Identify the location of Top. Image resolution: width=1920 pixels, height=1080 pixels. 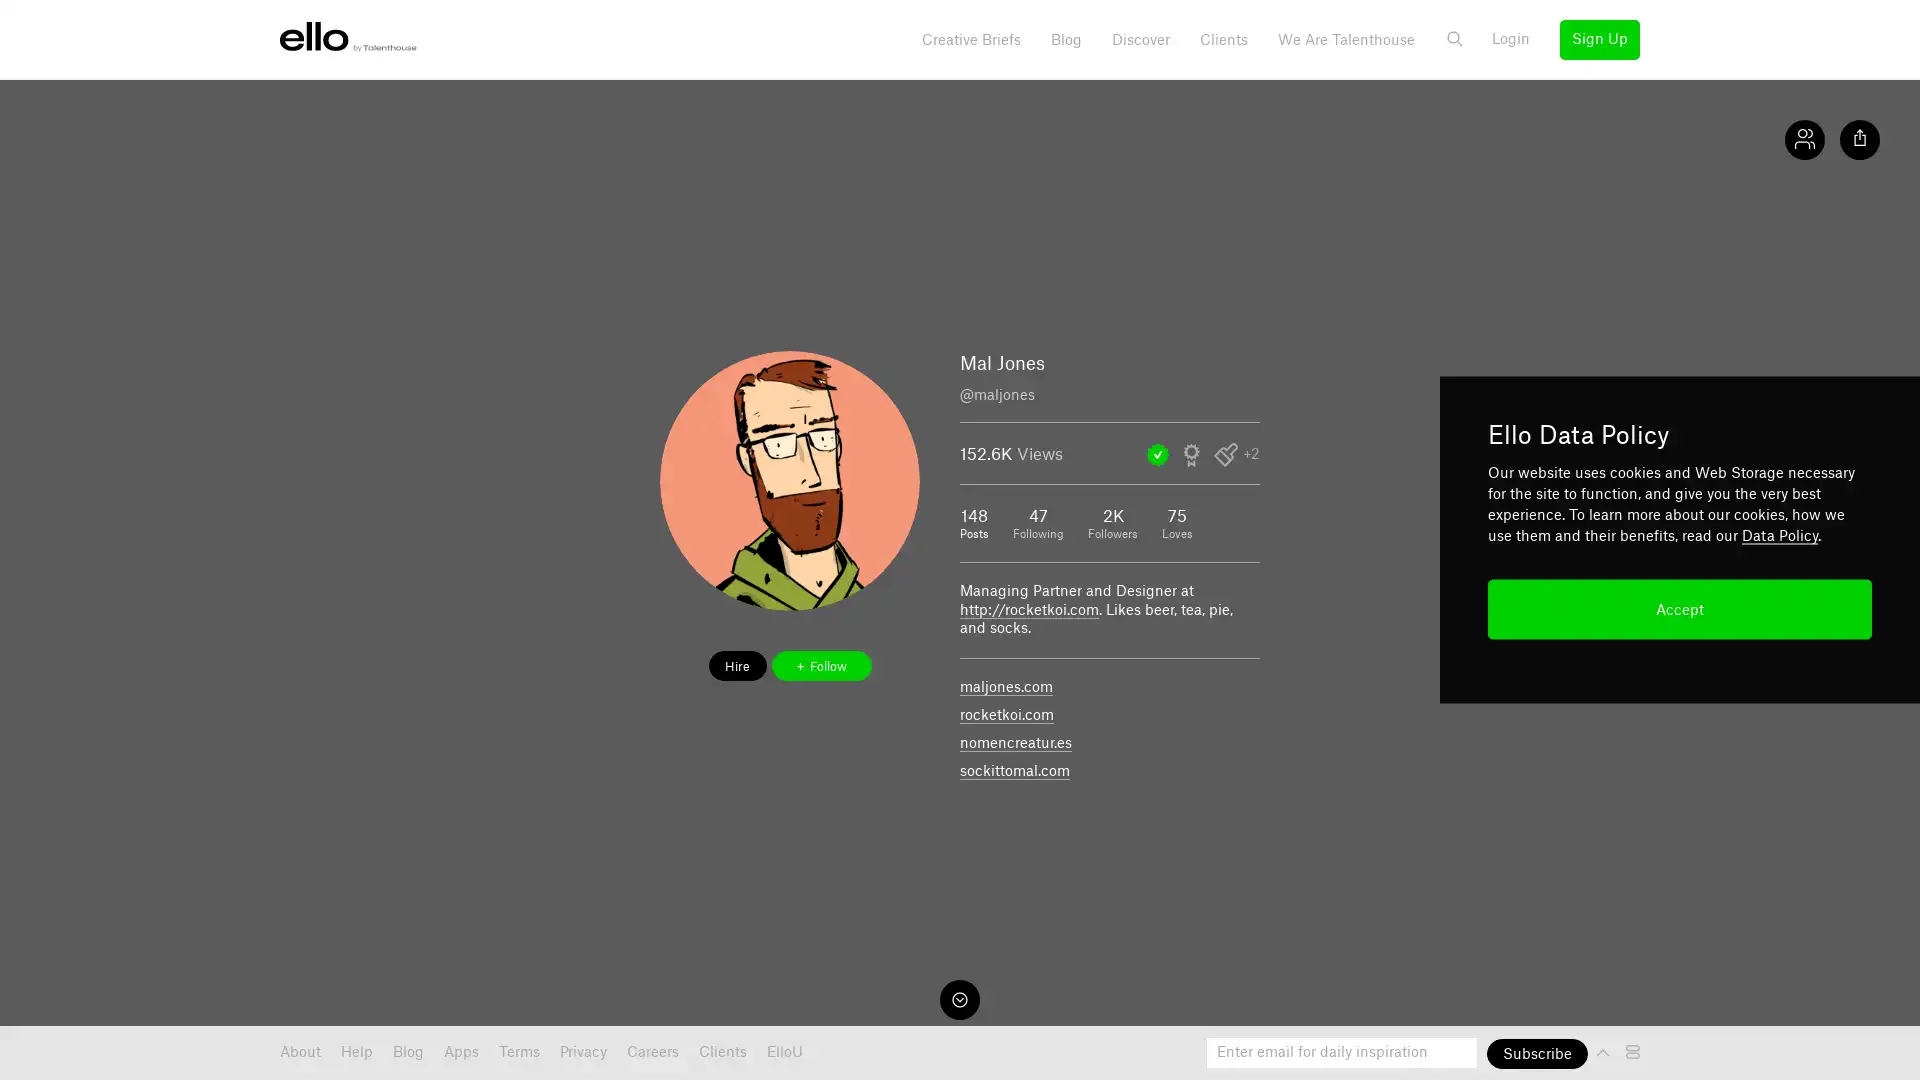
(1605, 1051).